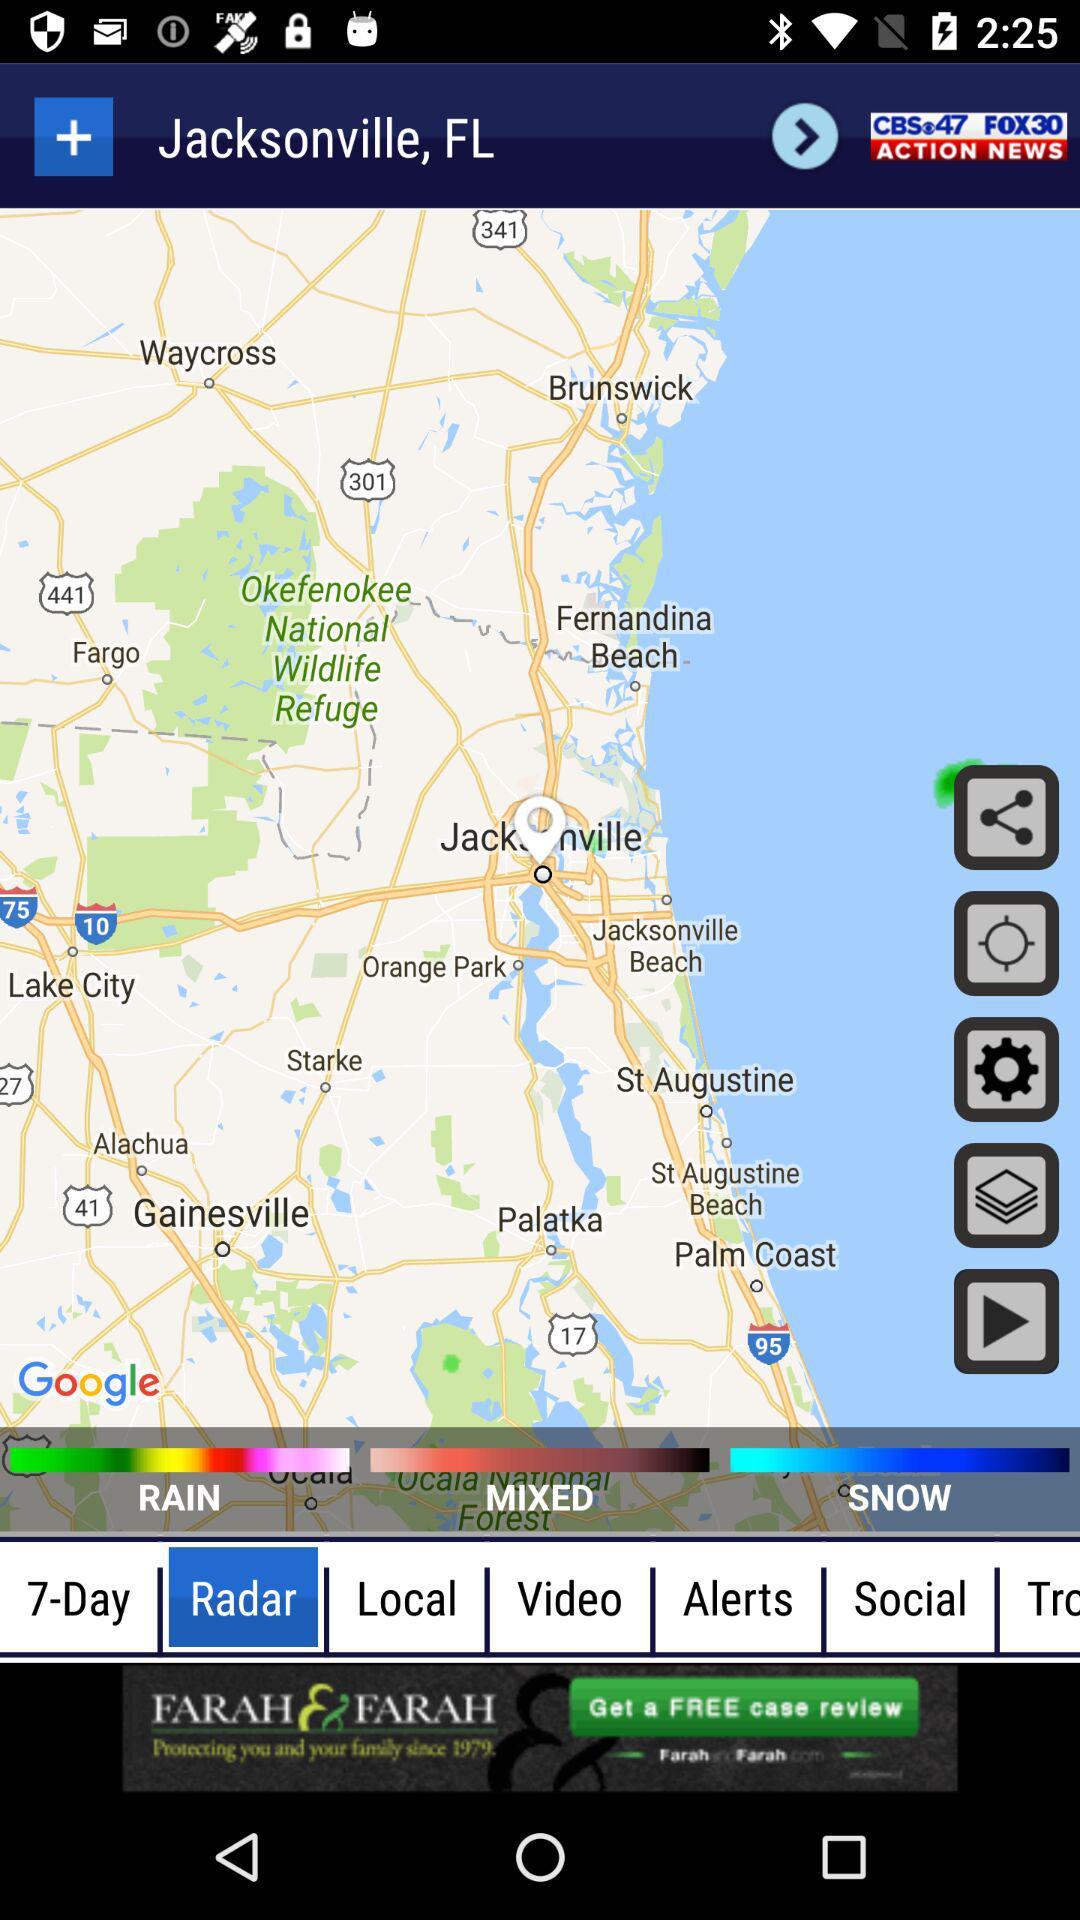 The height and width of the screenshot is (1920, 1080). What do you see at coordinates (72, 135) in the screenshot?
I see `option` at bounding box center [72, 135].